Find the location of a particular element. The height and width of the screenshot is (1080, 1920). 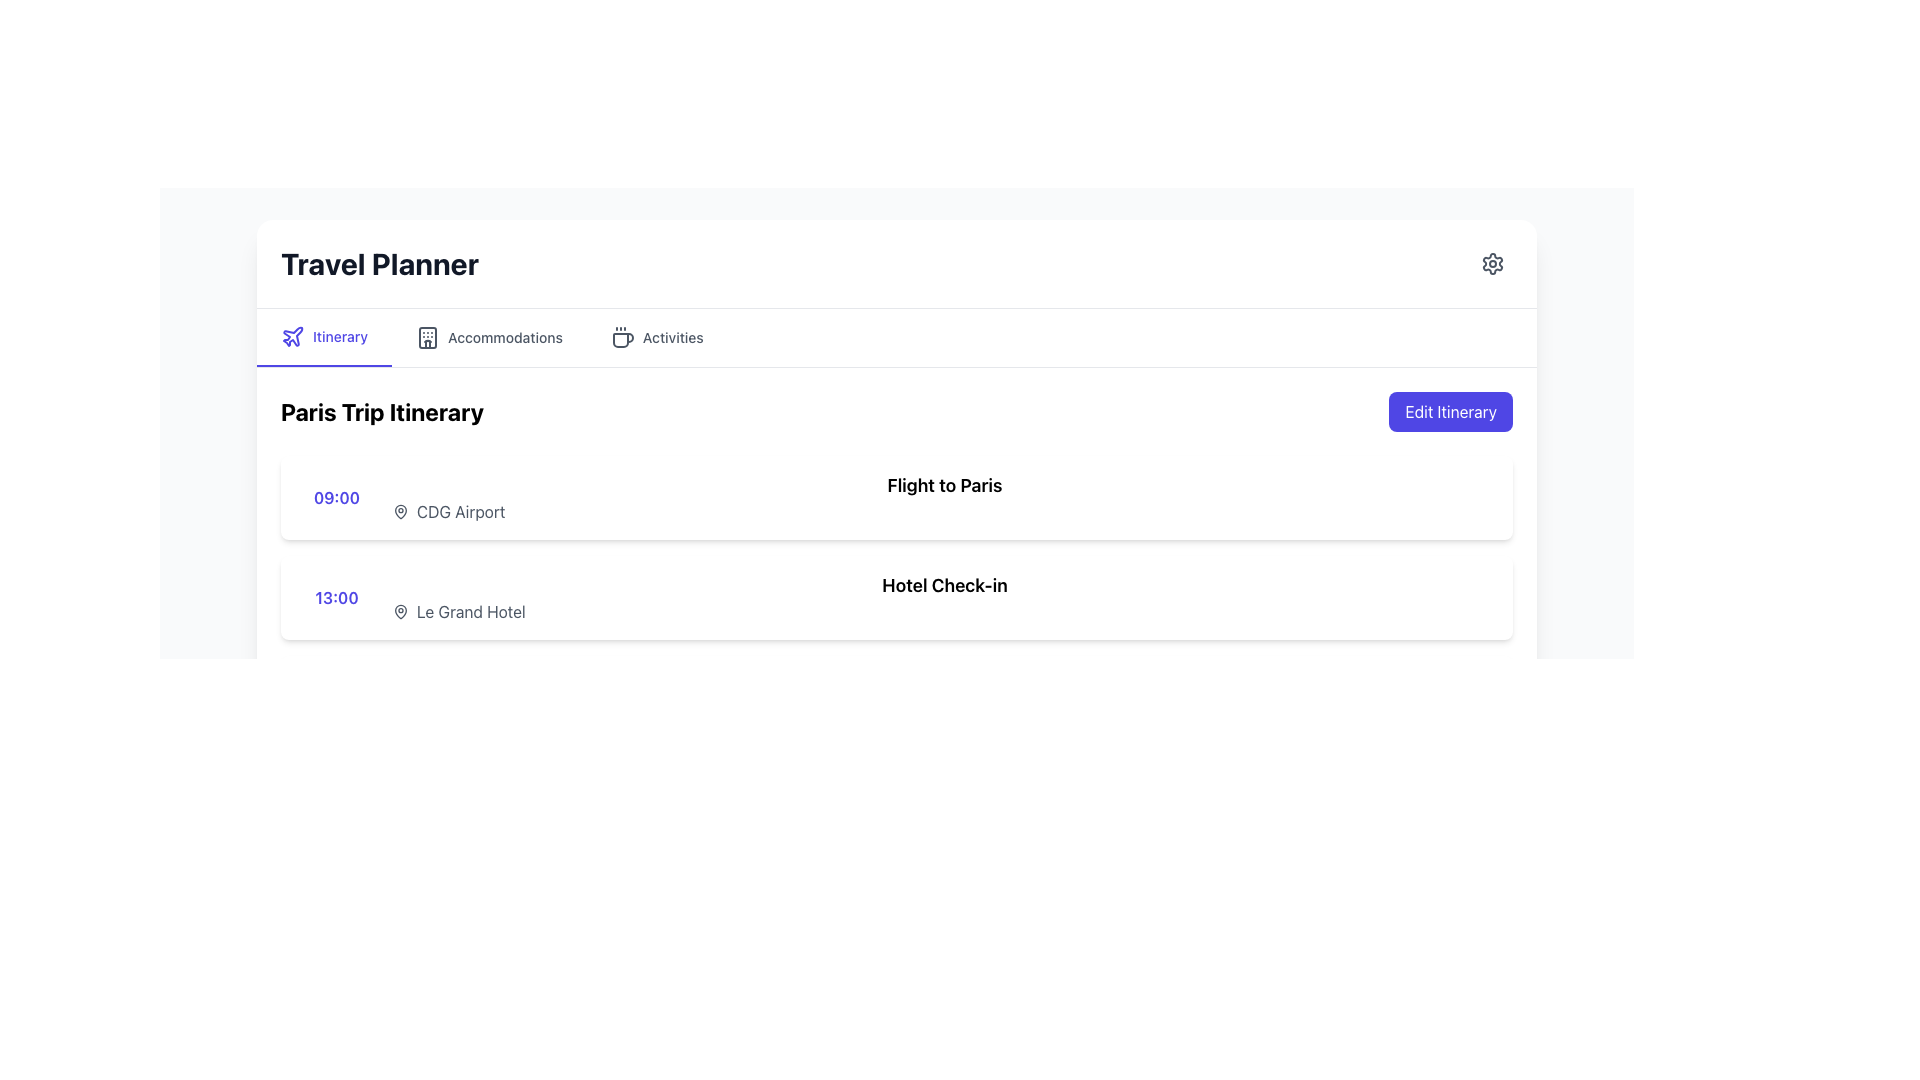

the List item in the itinerary details view that shows '09:00' on the left and 'Flight to Paris' on the right, positioned as the first item in the 'Paris Trip Itinerary' section is located at coordinates (896, 496).